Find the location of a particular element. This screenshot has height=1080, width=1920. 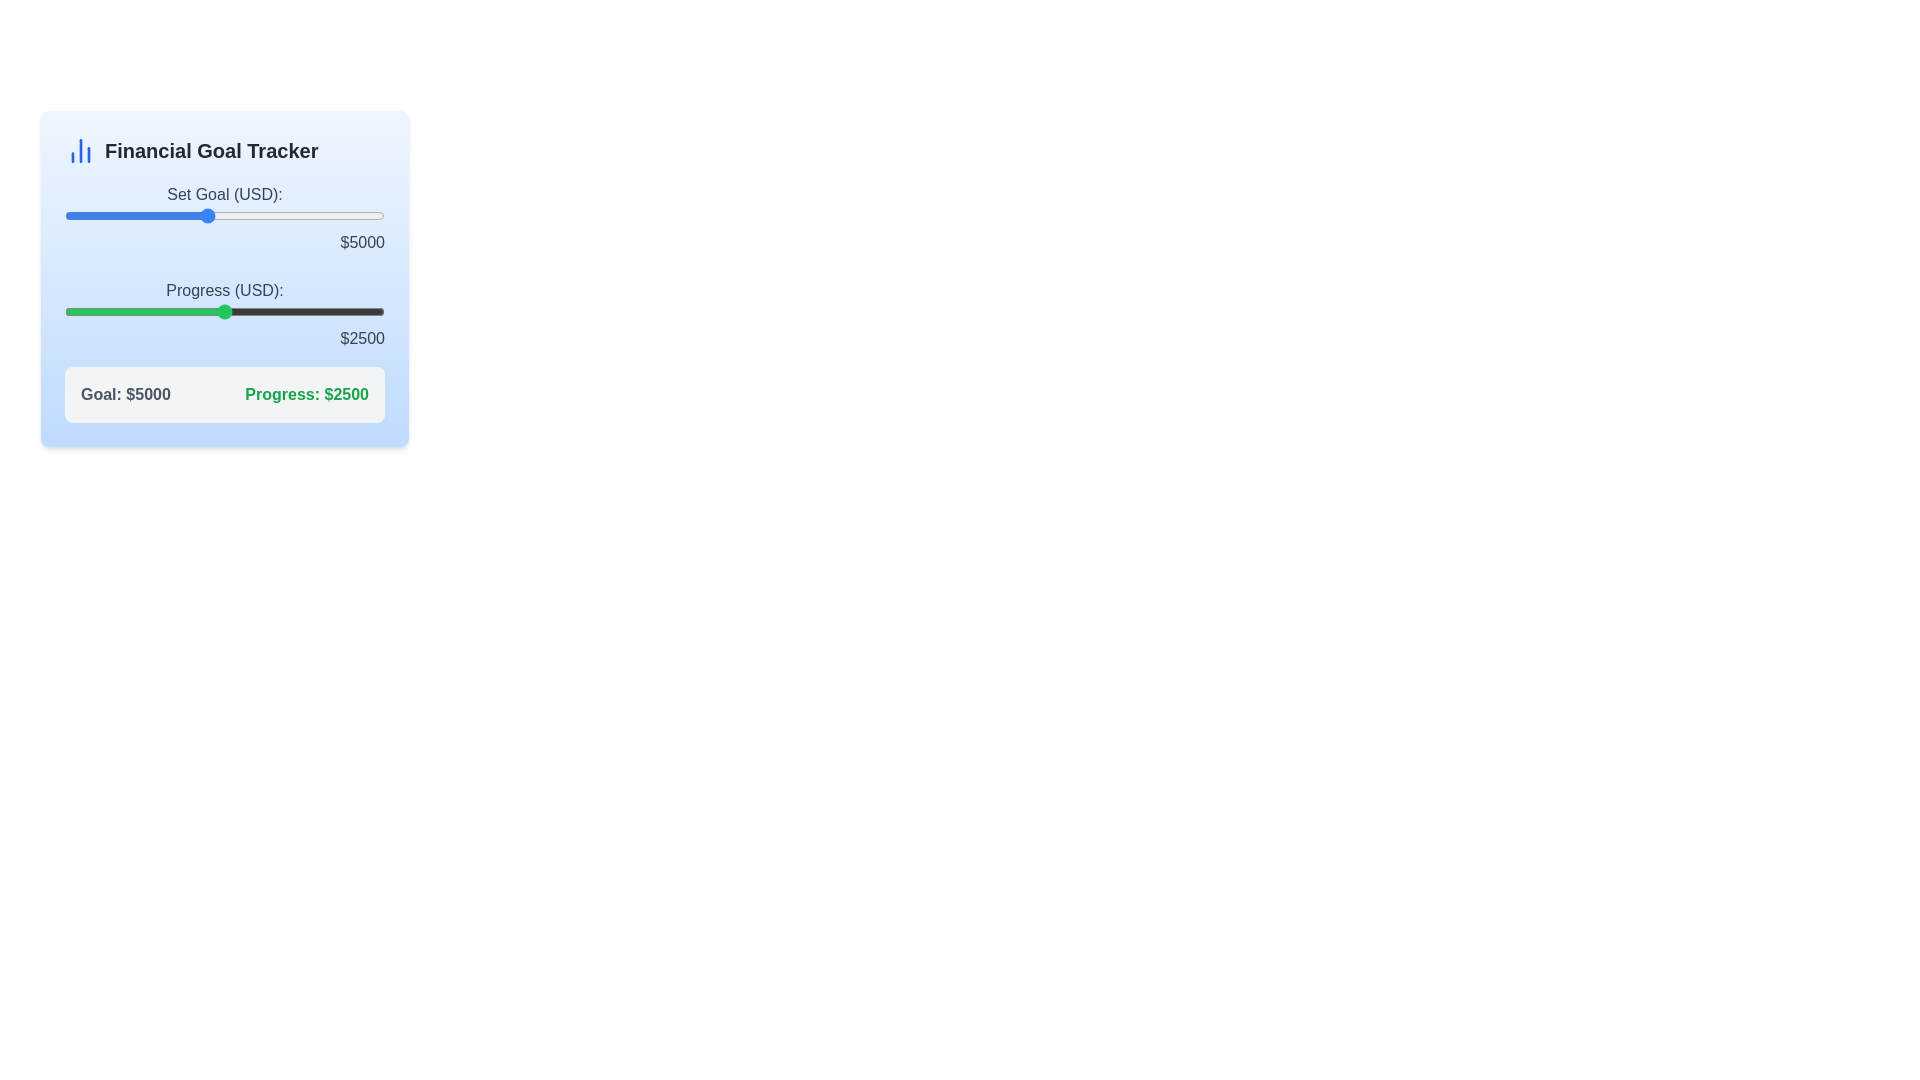

the progress slider to 1864 USD is located at coordinates (184, 312).